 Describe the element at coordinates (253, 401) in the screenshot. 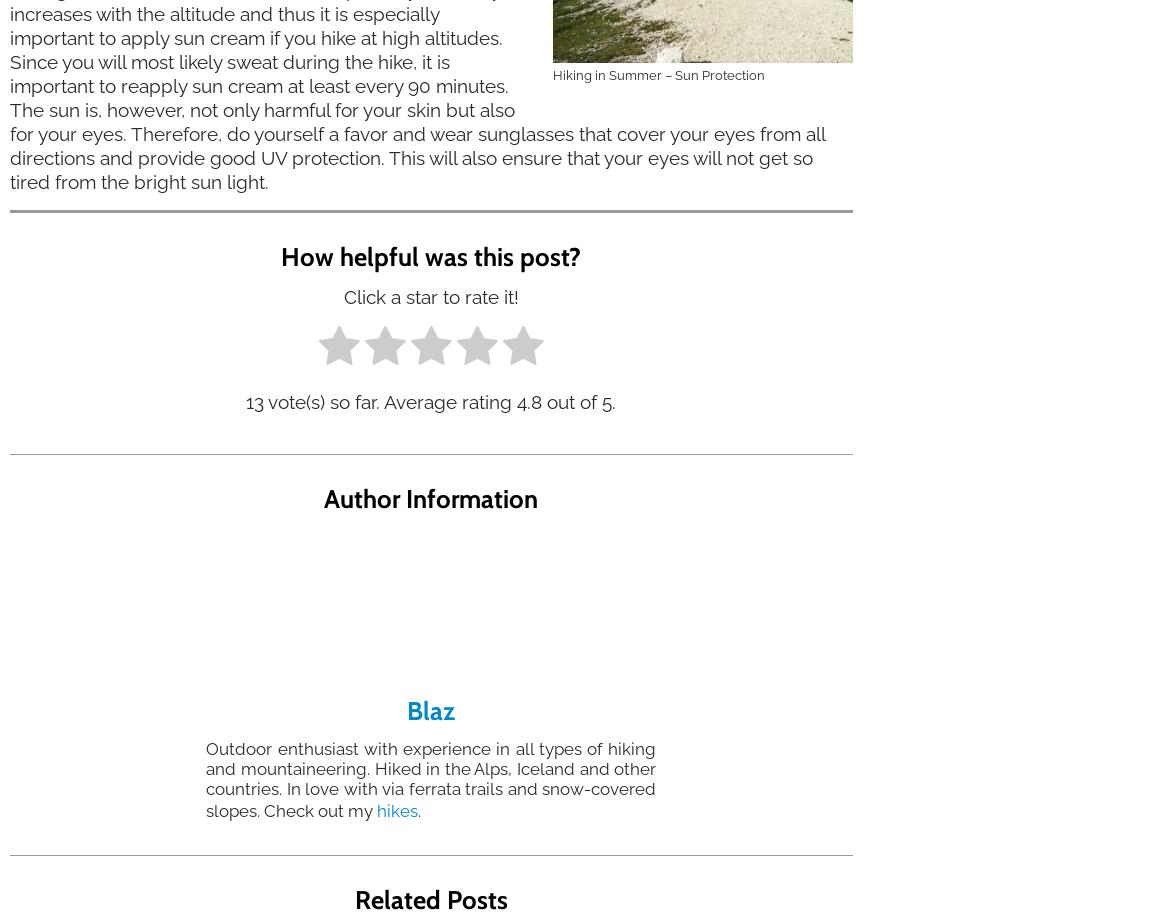

I see `'13'` at that location.